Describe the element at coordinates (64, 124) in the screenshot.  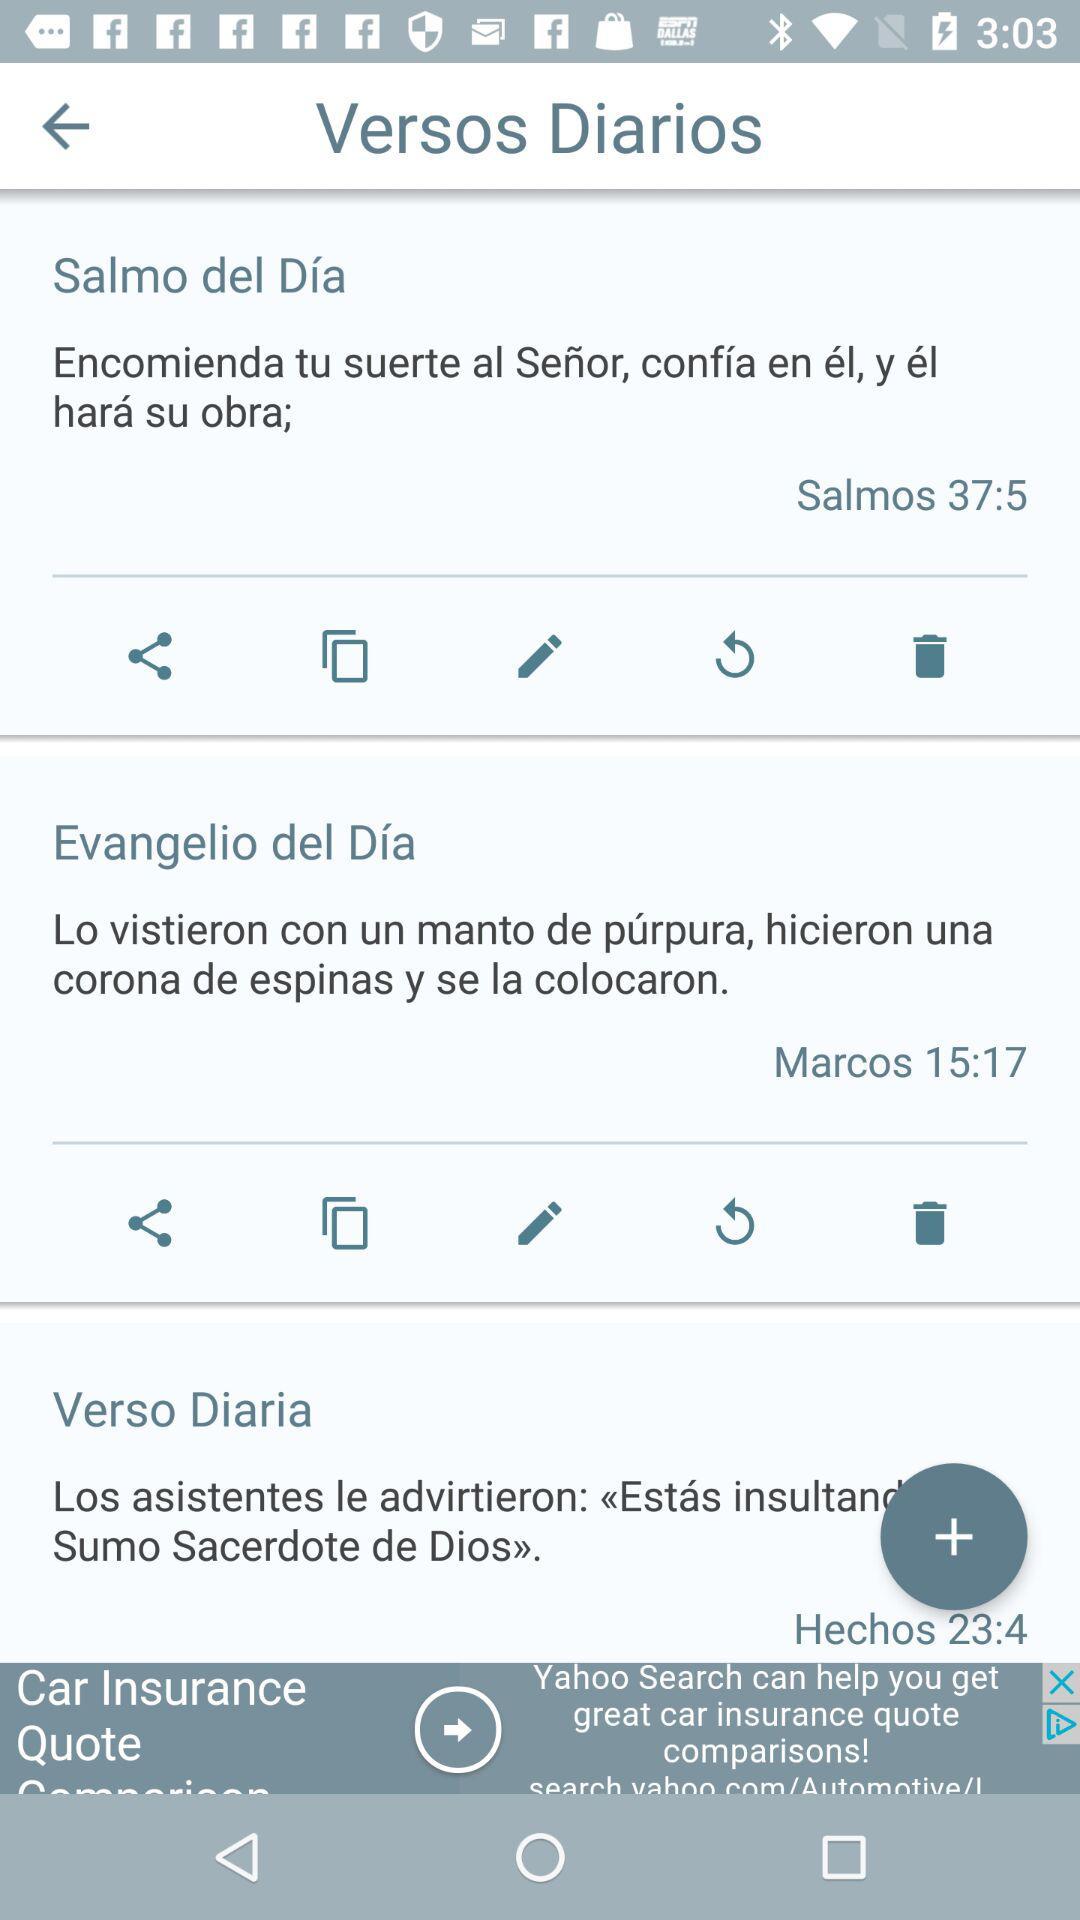
I see `go back` at that location.